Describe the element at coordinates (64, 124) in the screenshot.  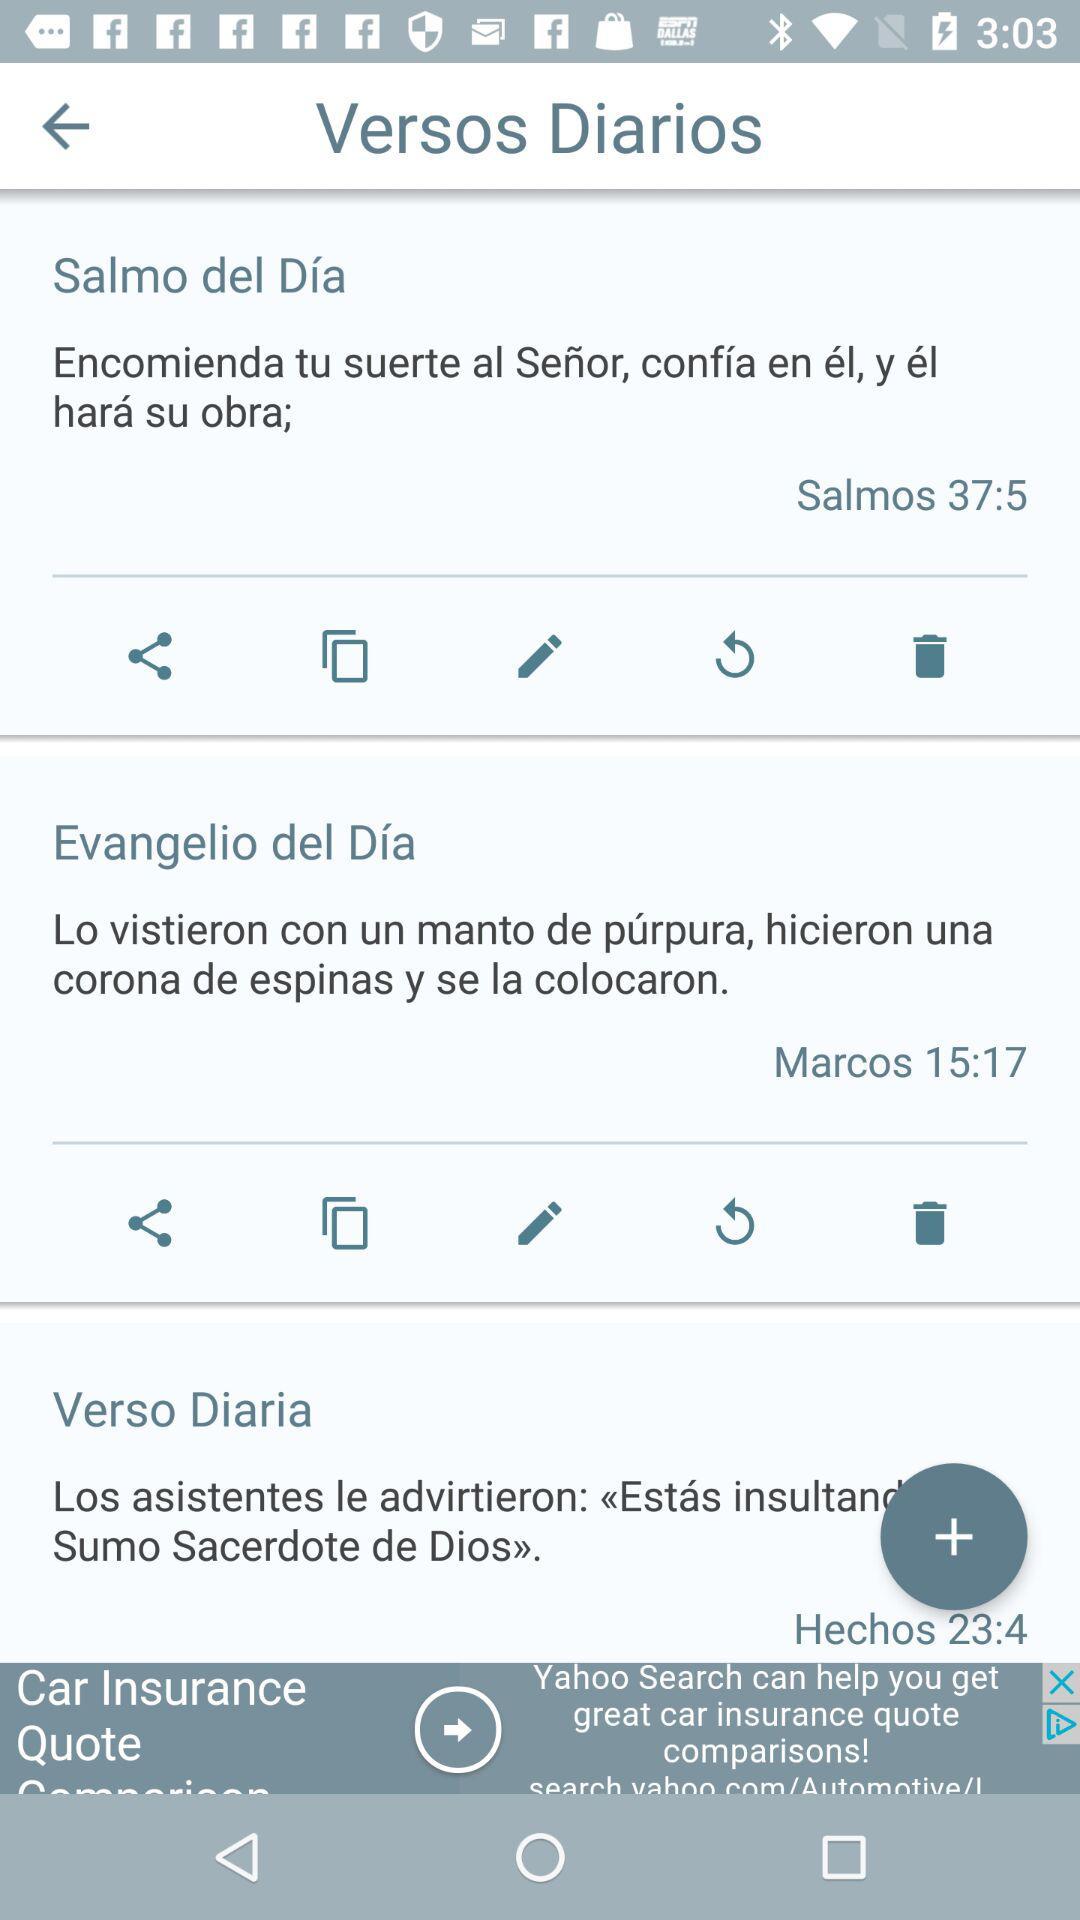
I see `go back` at that location.